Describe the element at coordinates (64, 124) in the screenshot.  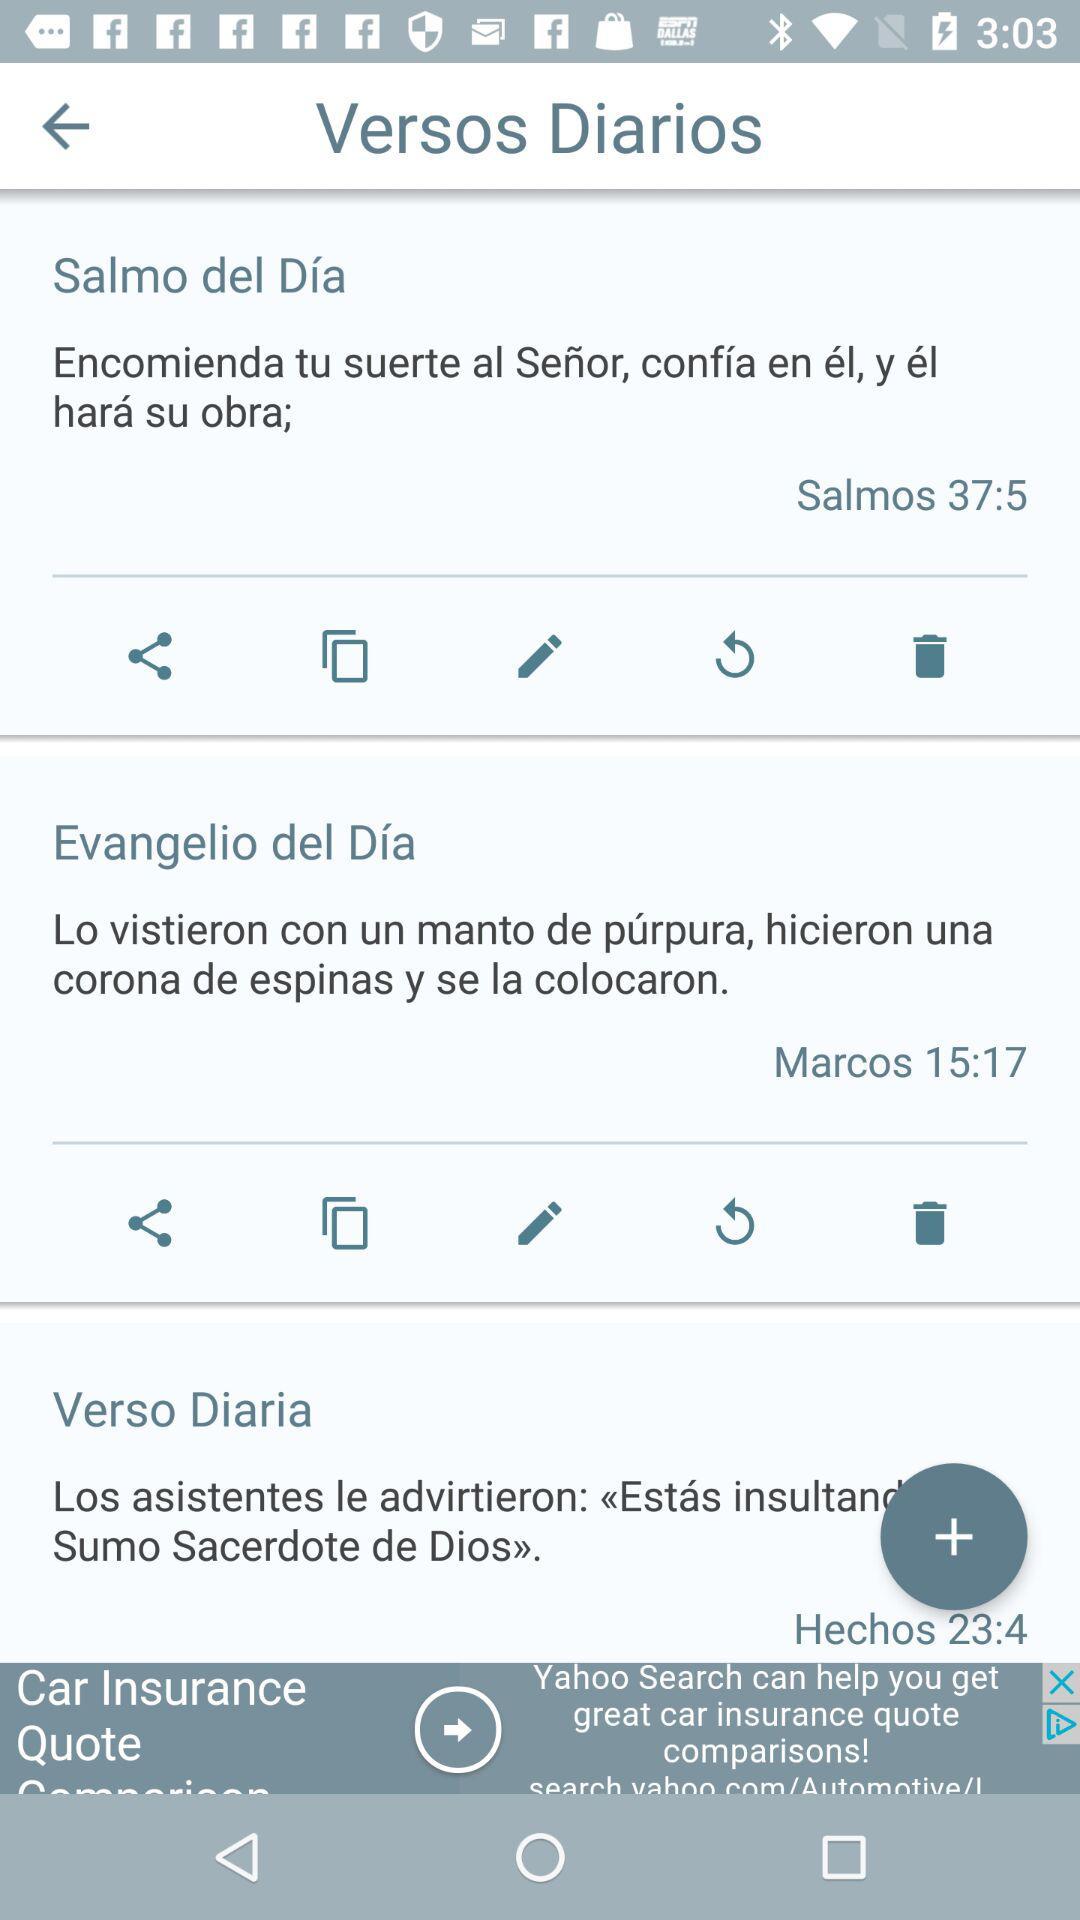
I see `go back` at that location.